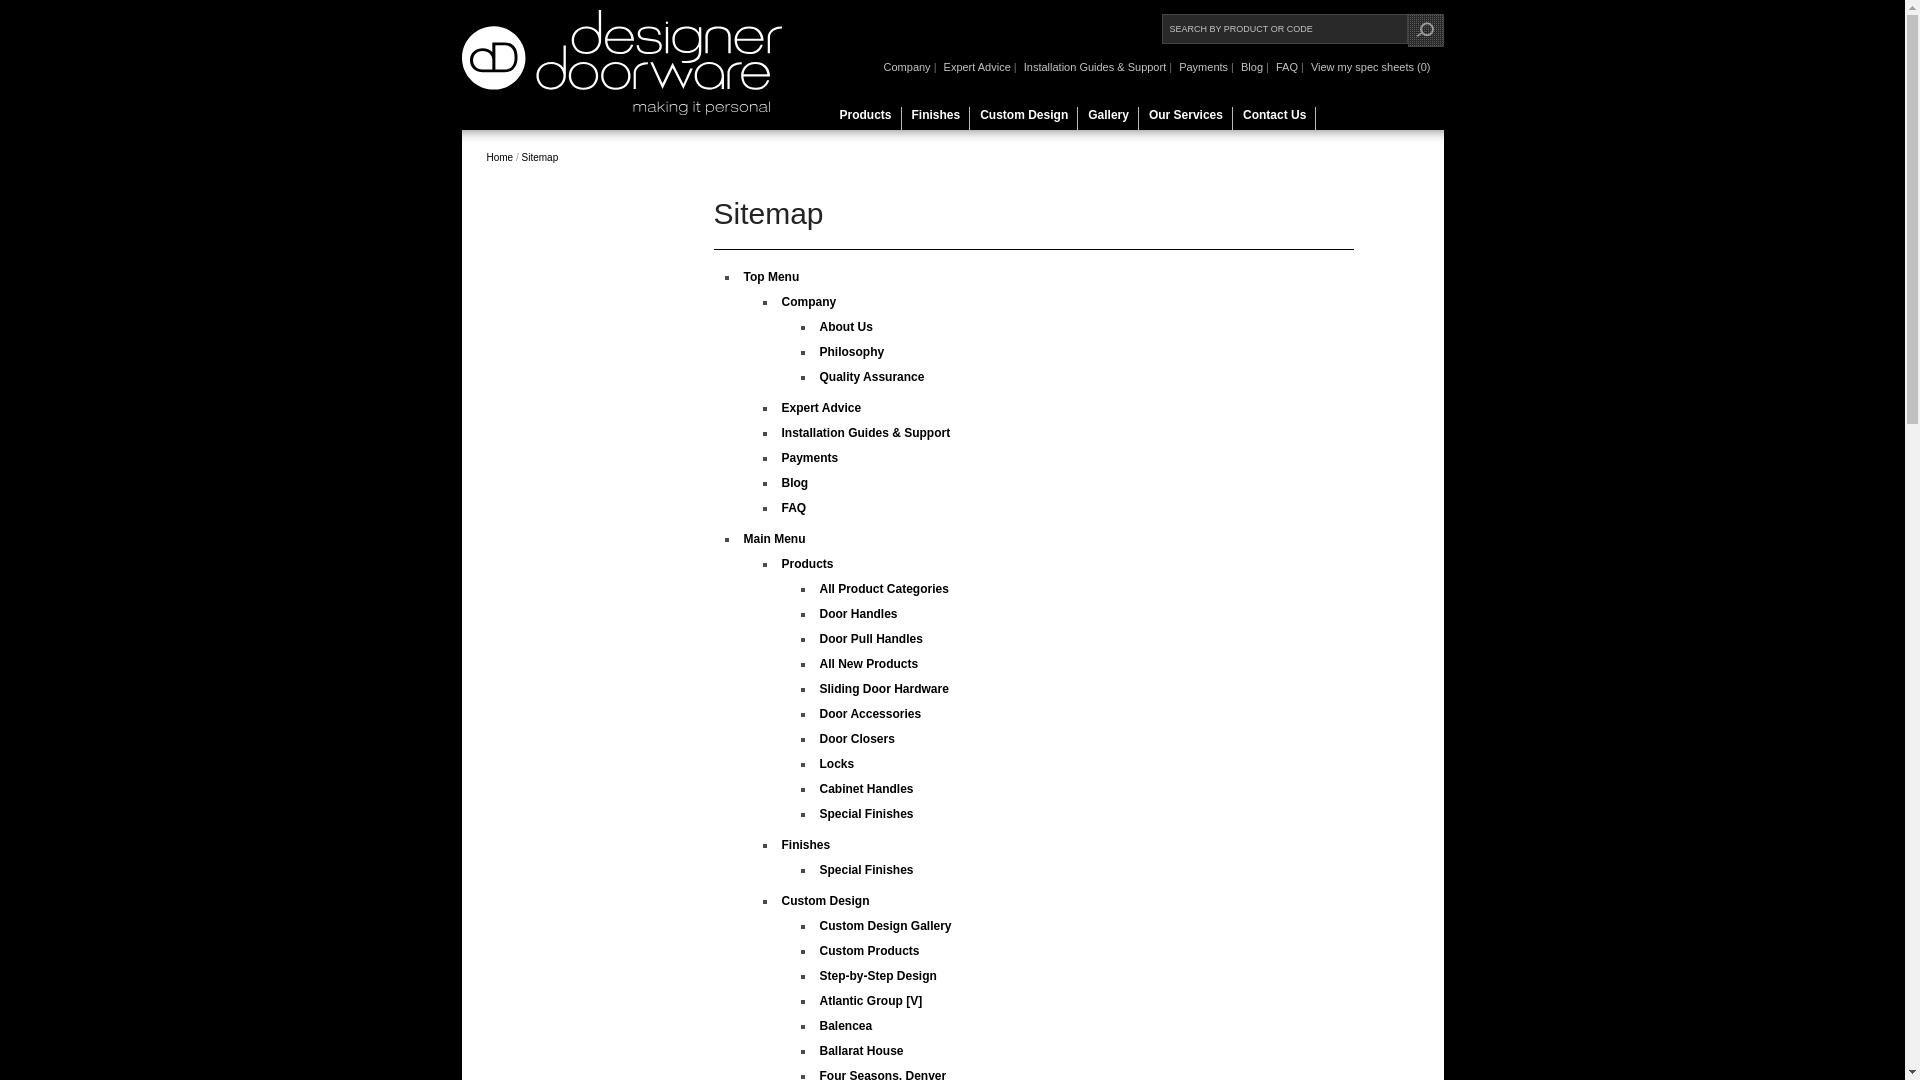  I want to click on 'Finishes', so click(901, 119).